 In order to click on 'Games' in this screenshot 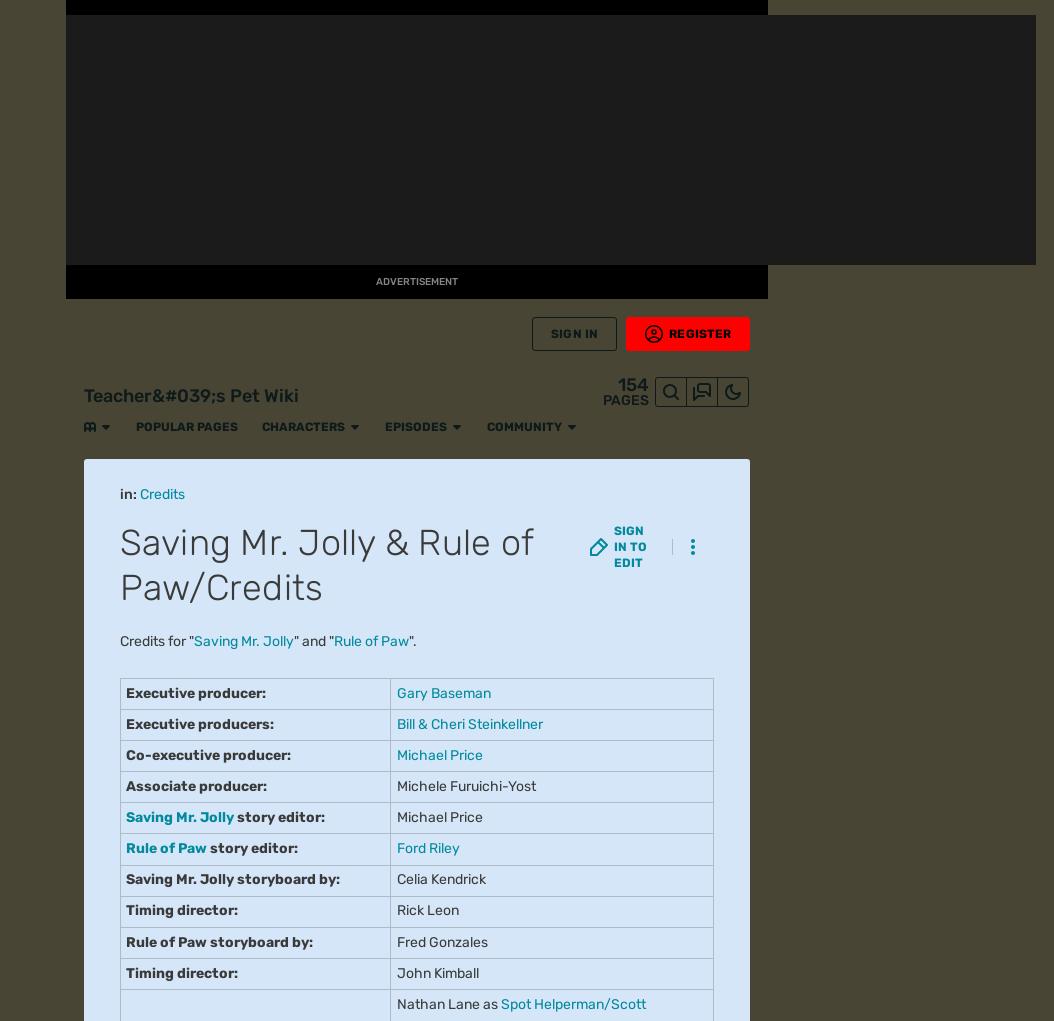, I will do `click(32, 287)`.